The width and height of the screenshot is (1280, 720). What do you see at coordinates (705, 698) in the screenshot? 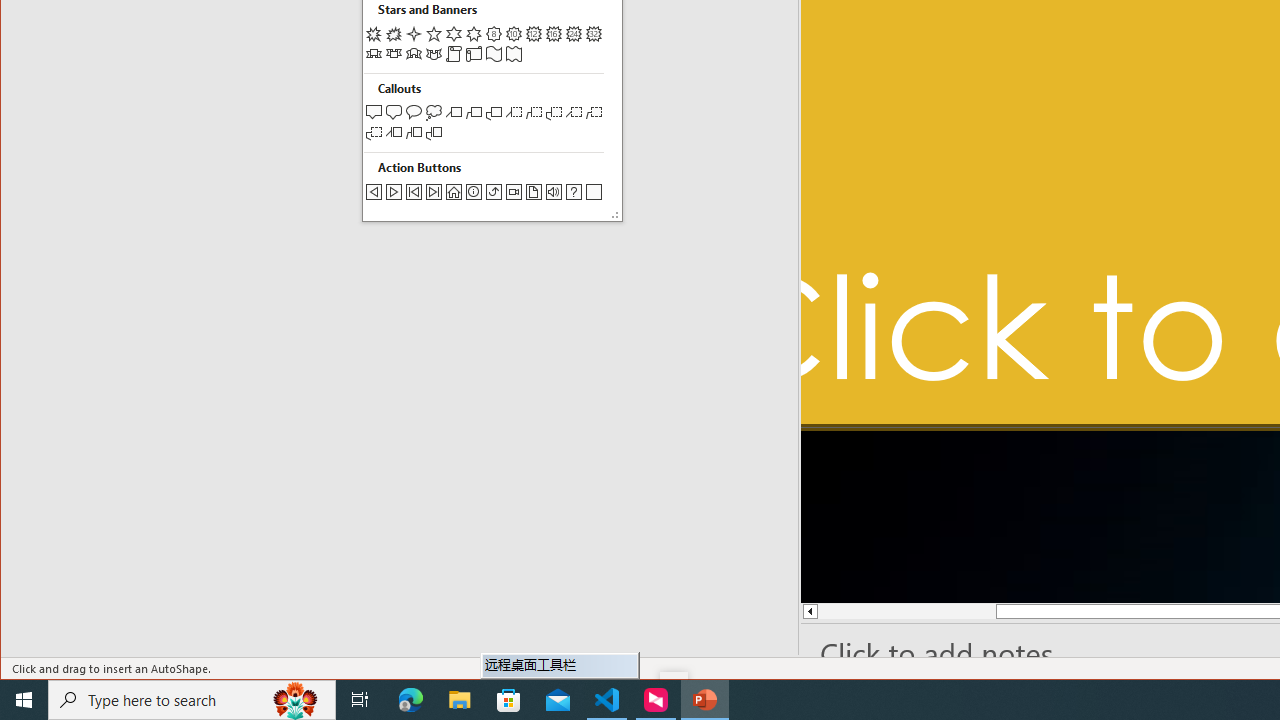
I see `'PowerPoint - 1 running window'` at bounding box center [705, 698].